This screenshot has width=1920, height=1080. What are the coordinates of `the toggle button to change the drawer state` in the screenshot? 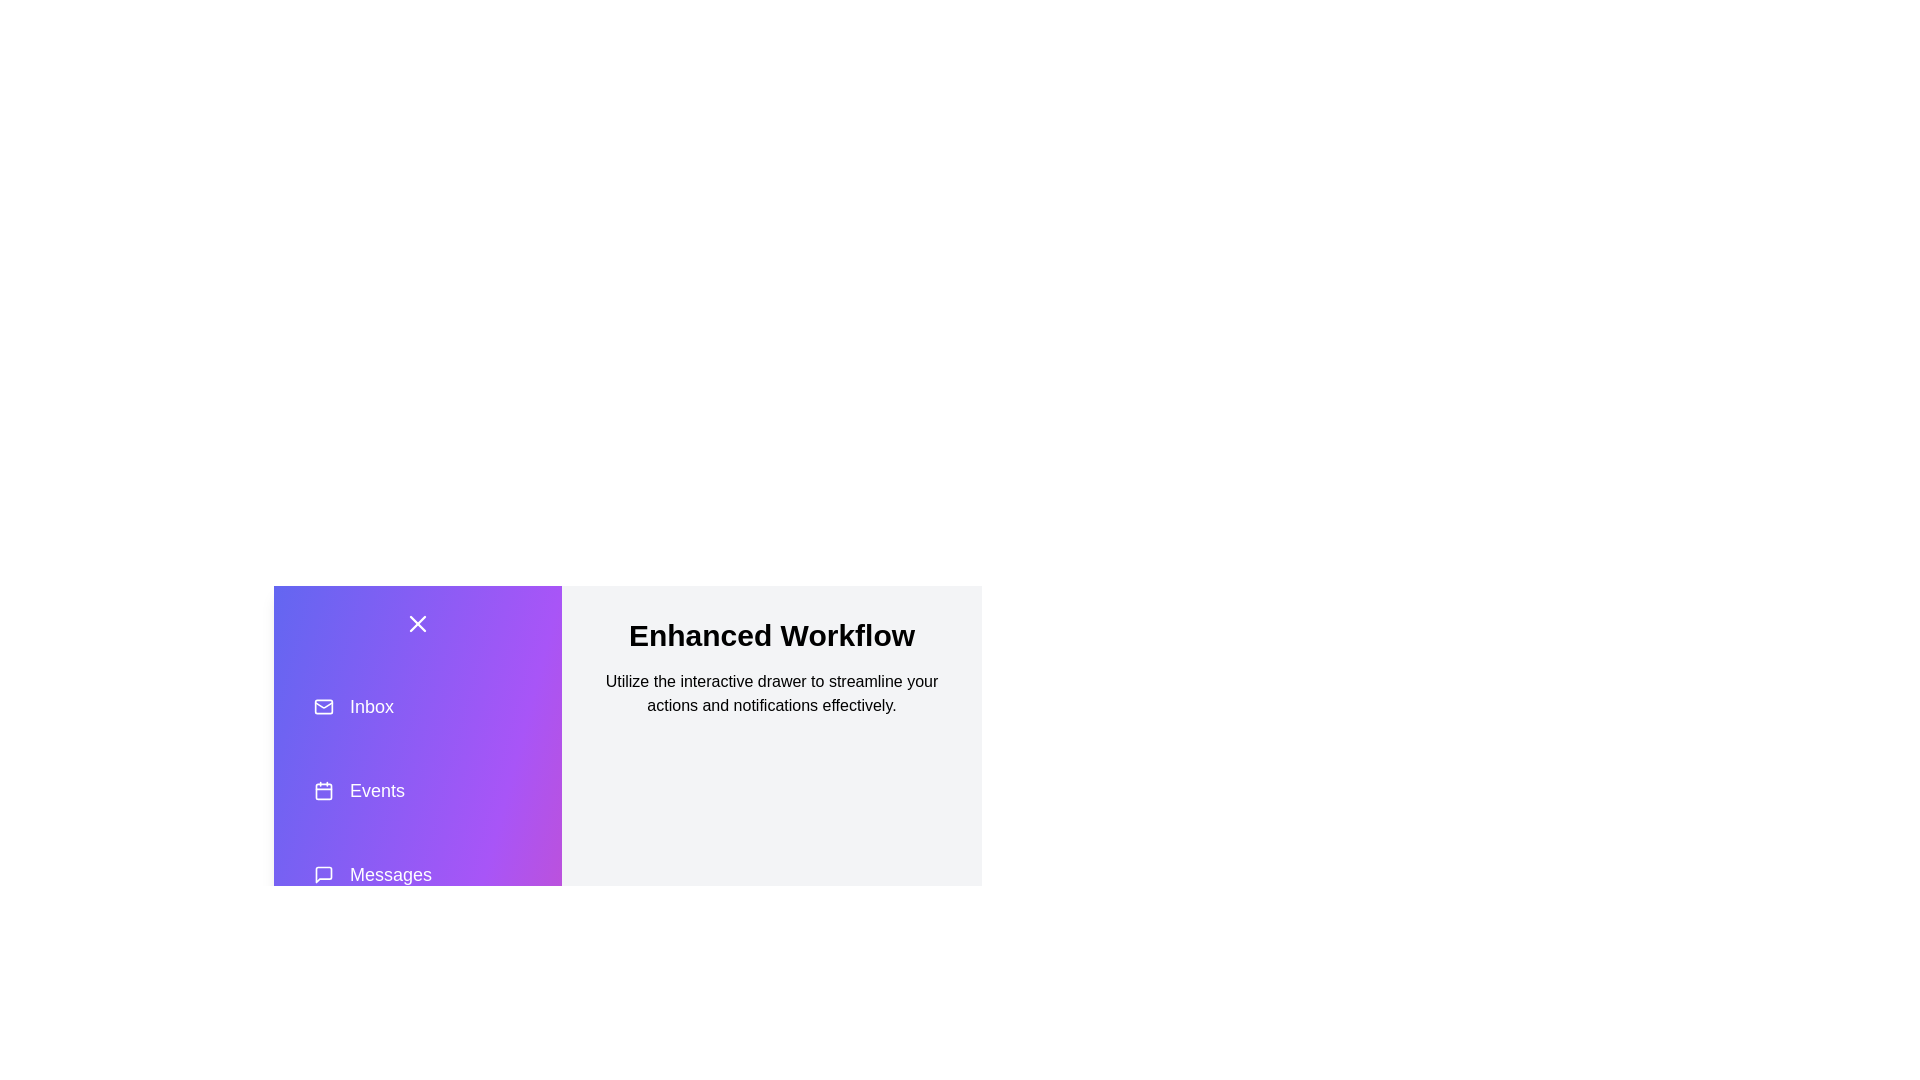 It's located at (416, 623).